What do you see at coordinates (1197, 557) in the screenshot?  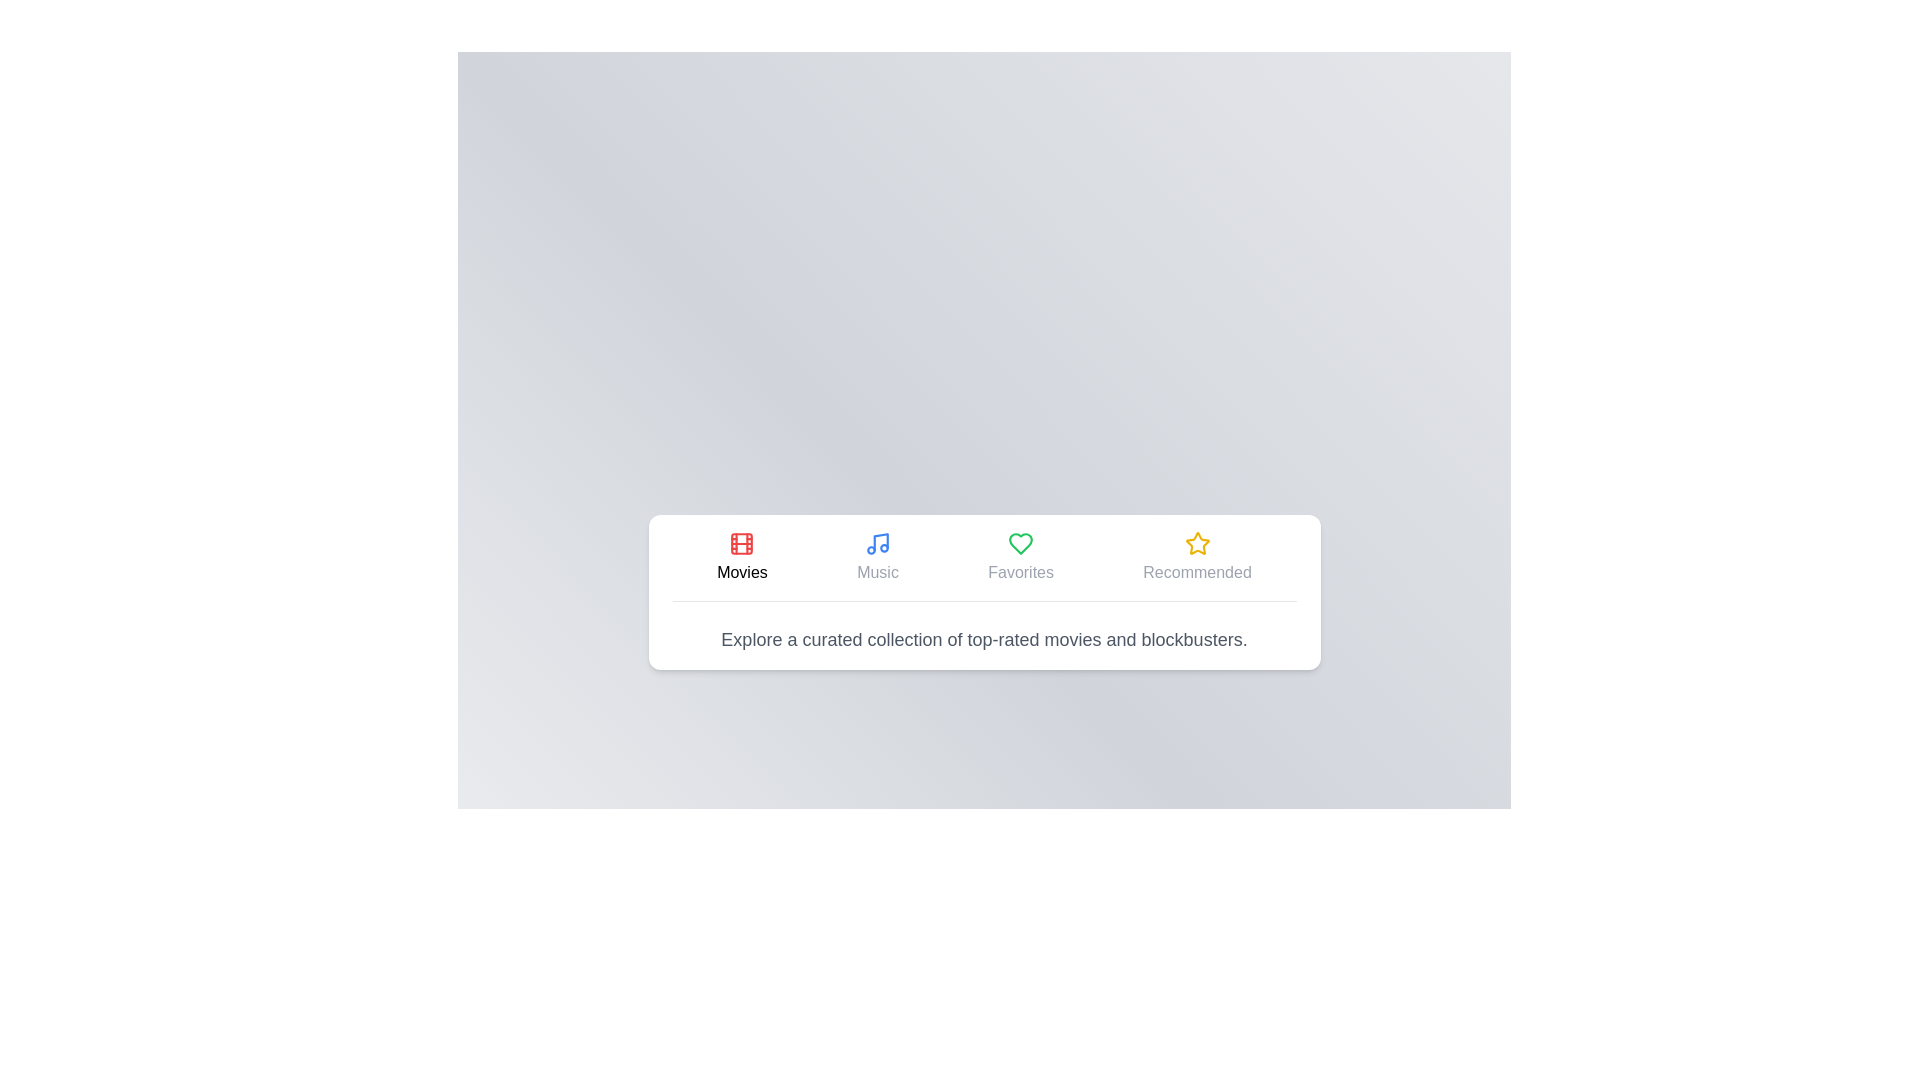 I see `the Recommended tab to observe style changes` at bounding box center [1197, 557].